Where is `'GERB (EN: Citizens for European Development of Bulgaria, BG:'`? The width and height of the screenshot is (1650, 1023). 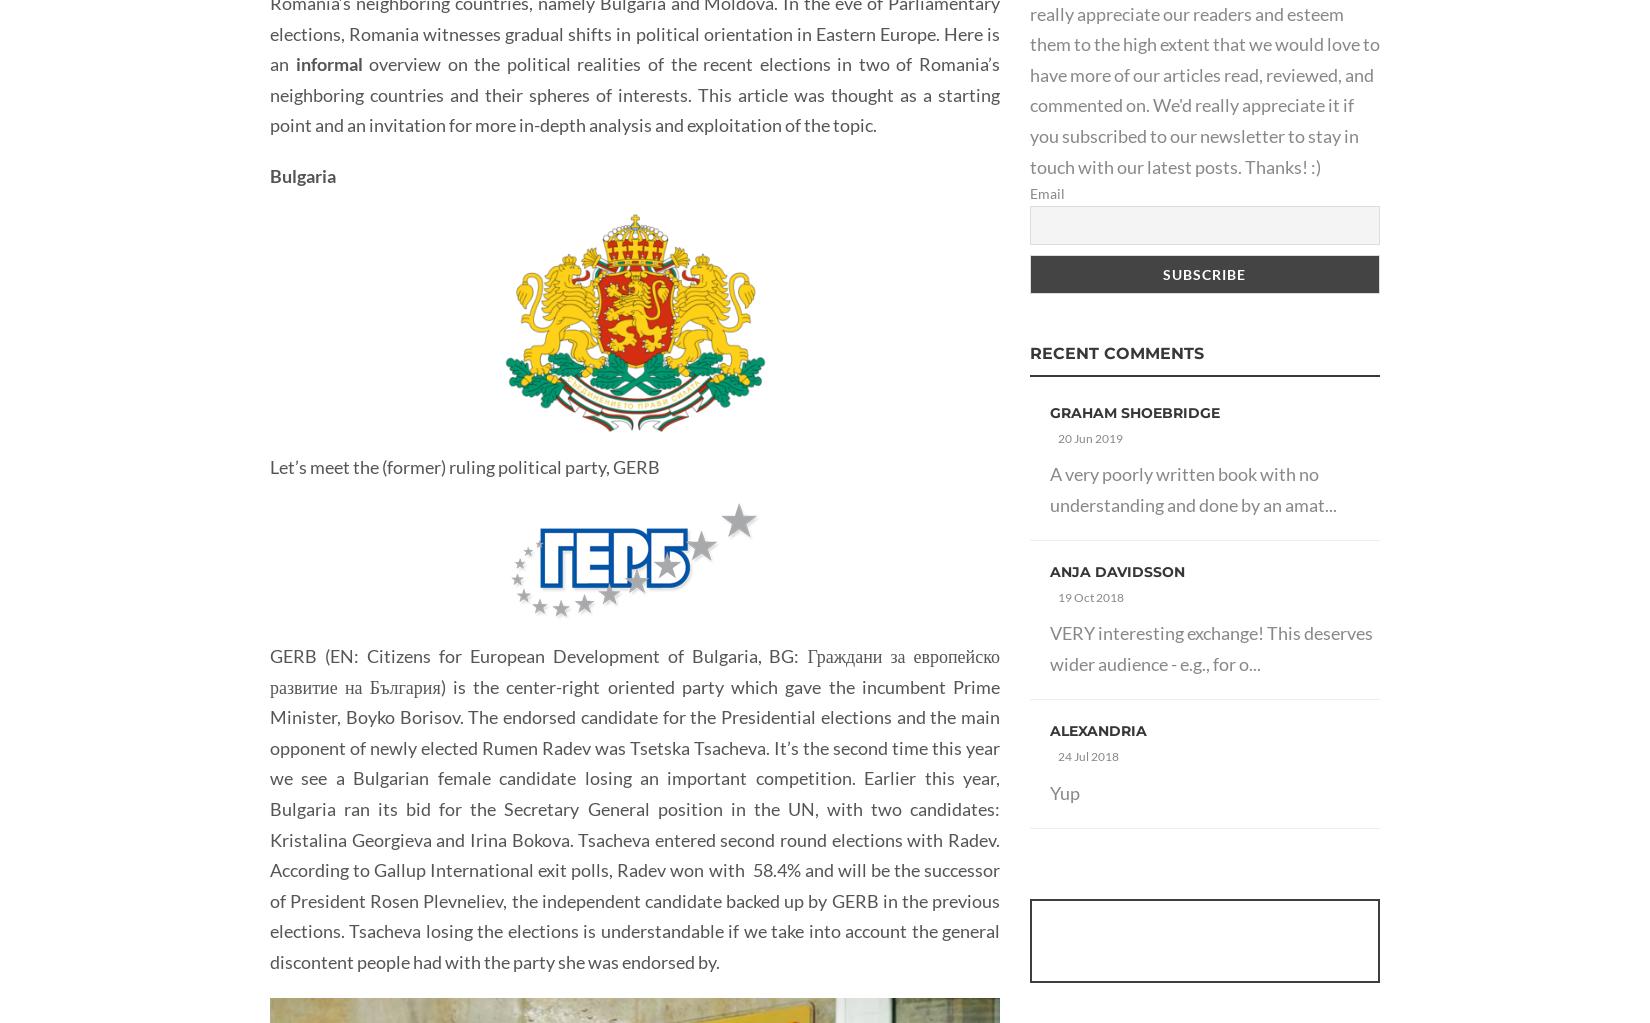
'GERB (EN: Citizens for European Development of Bulgaria, BG:' is located at coordinates (537, 656).